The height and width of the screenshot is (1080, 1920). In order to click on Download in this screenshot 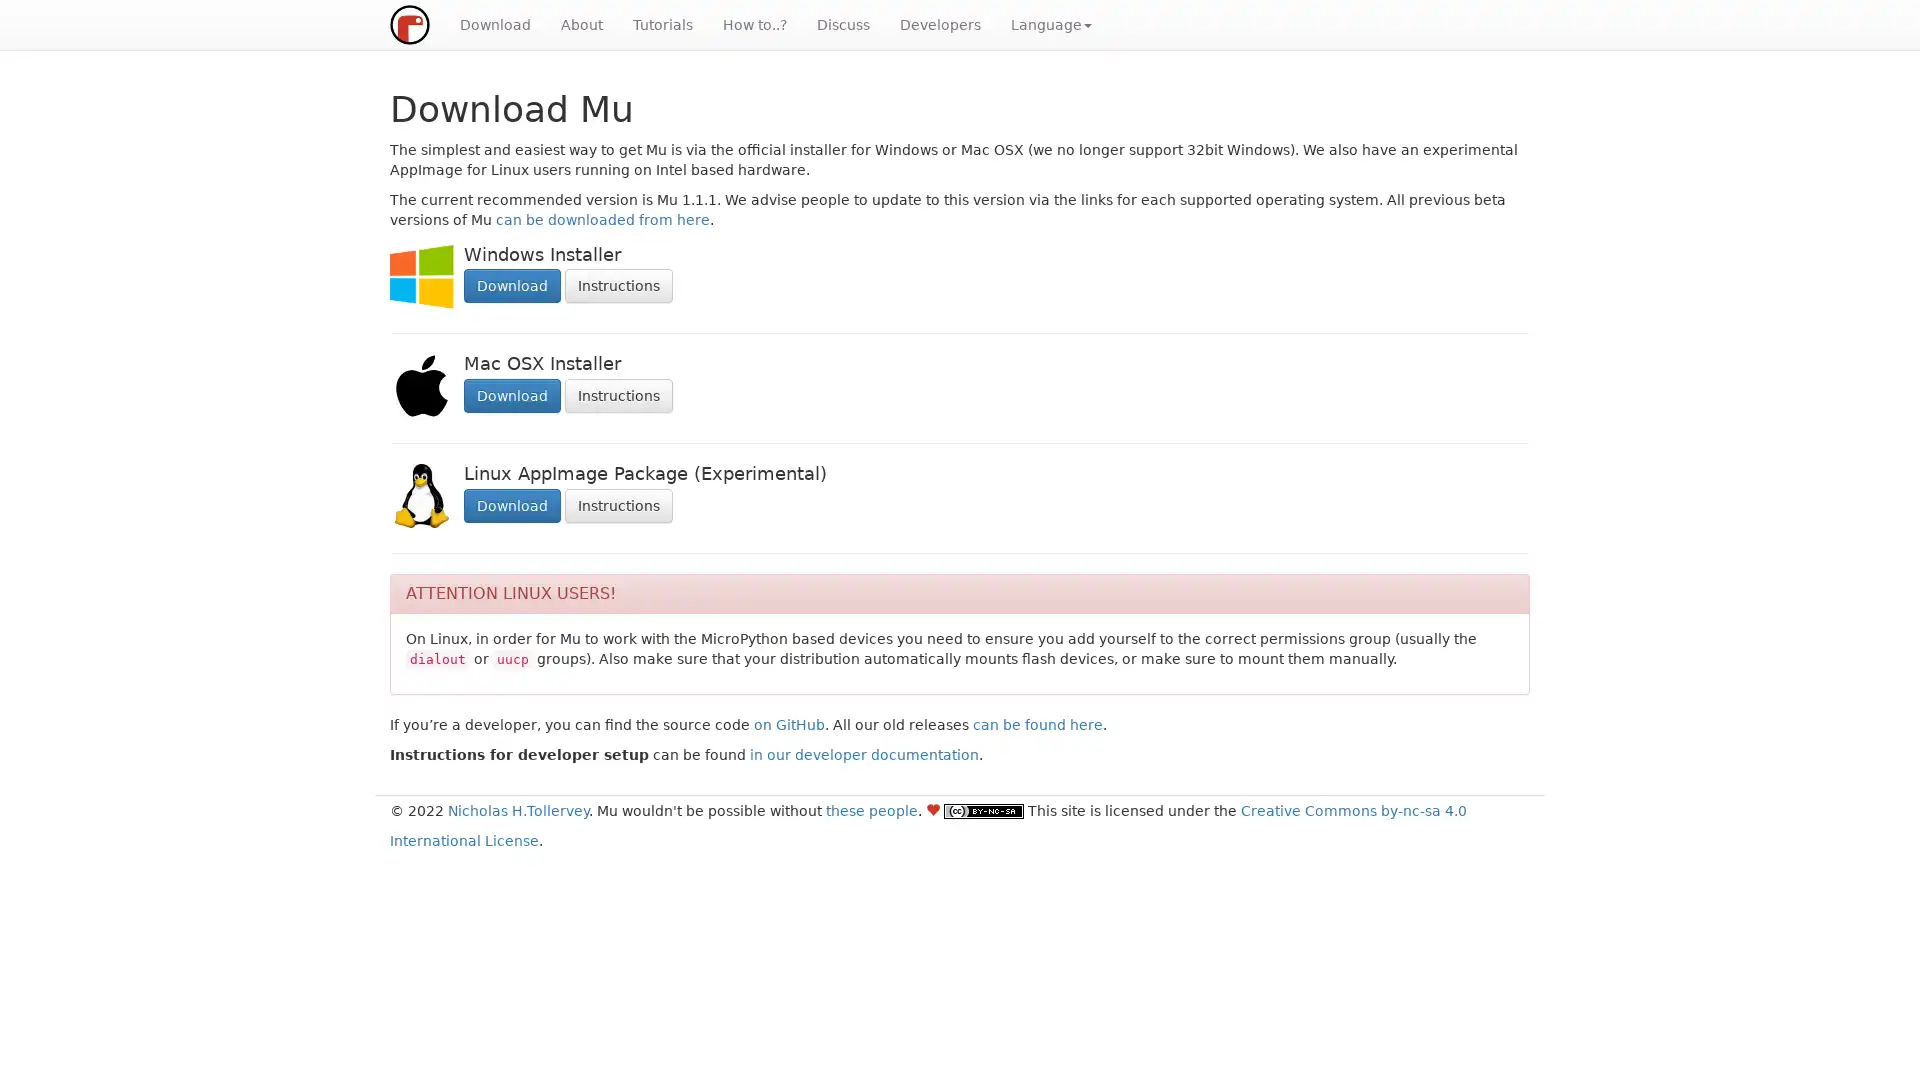, I will do `click(512, 504)`.